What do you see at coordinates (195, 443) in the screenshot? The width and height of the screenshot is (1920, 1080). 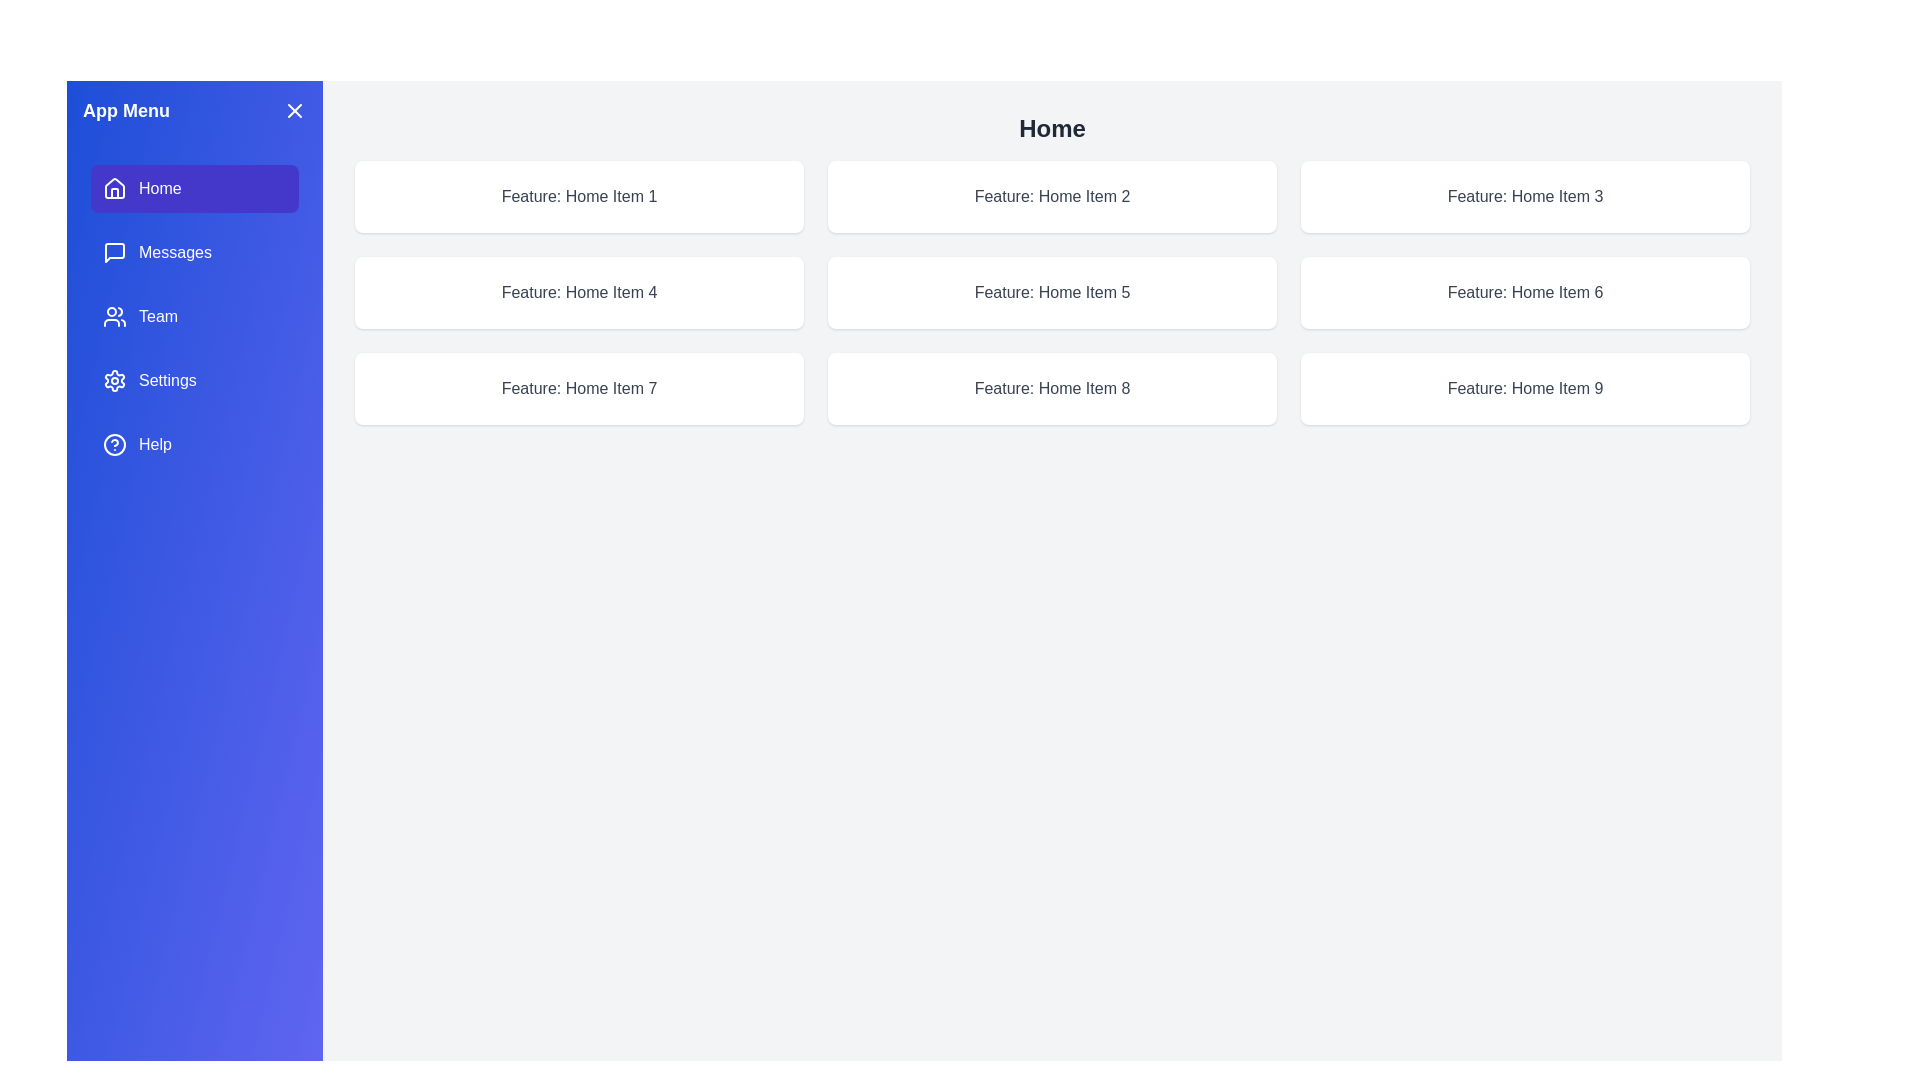 I see `the feature Help from the menu` at bounding box center [195, 443].